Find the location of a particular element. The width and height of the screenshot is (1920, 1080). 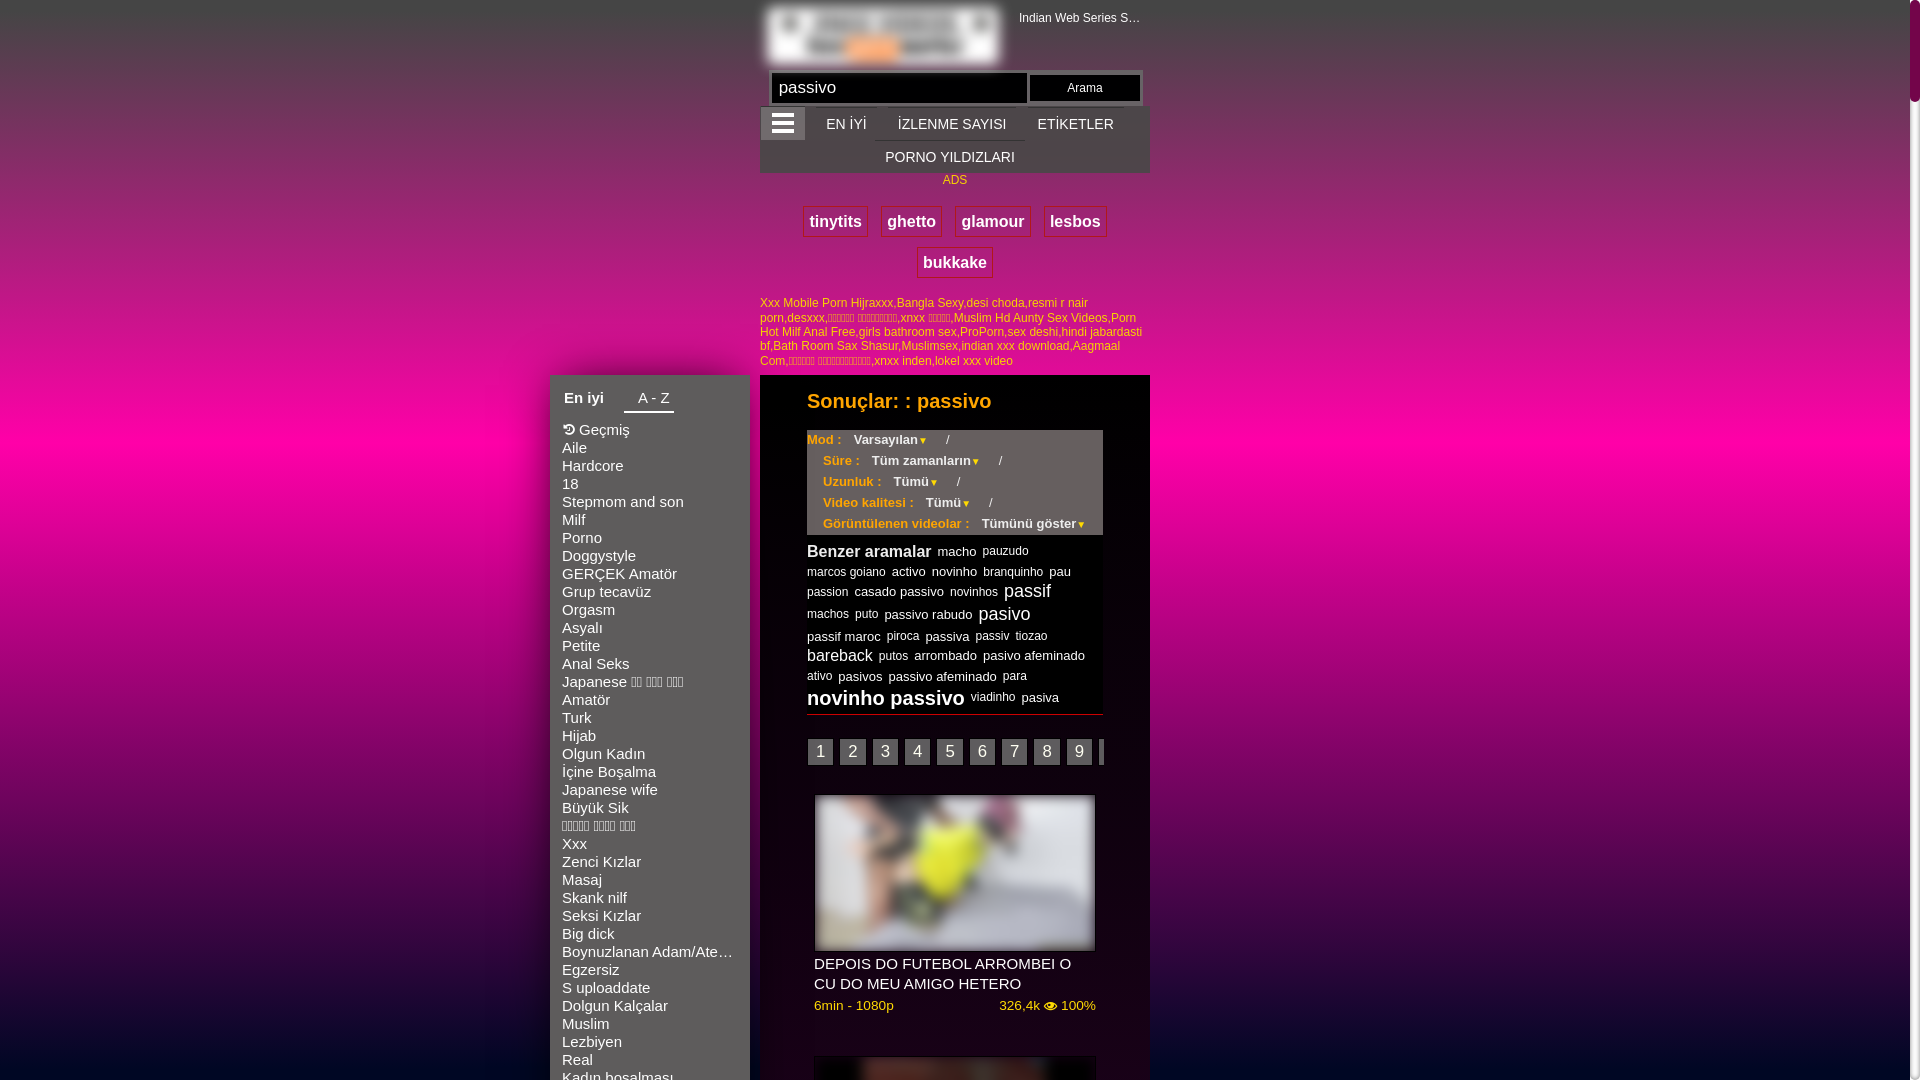

'En iyi' is located at coordinates (583, 400).